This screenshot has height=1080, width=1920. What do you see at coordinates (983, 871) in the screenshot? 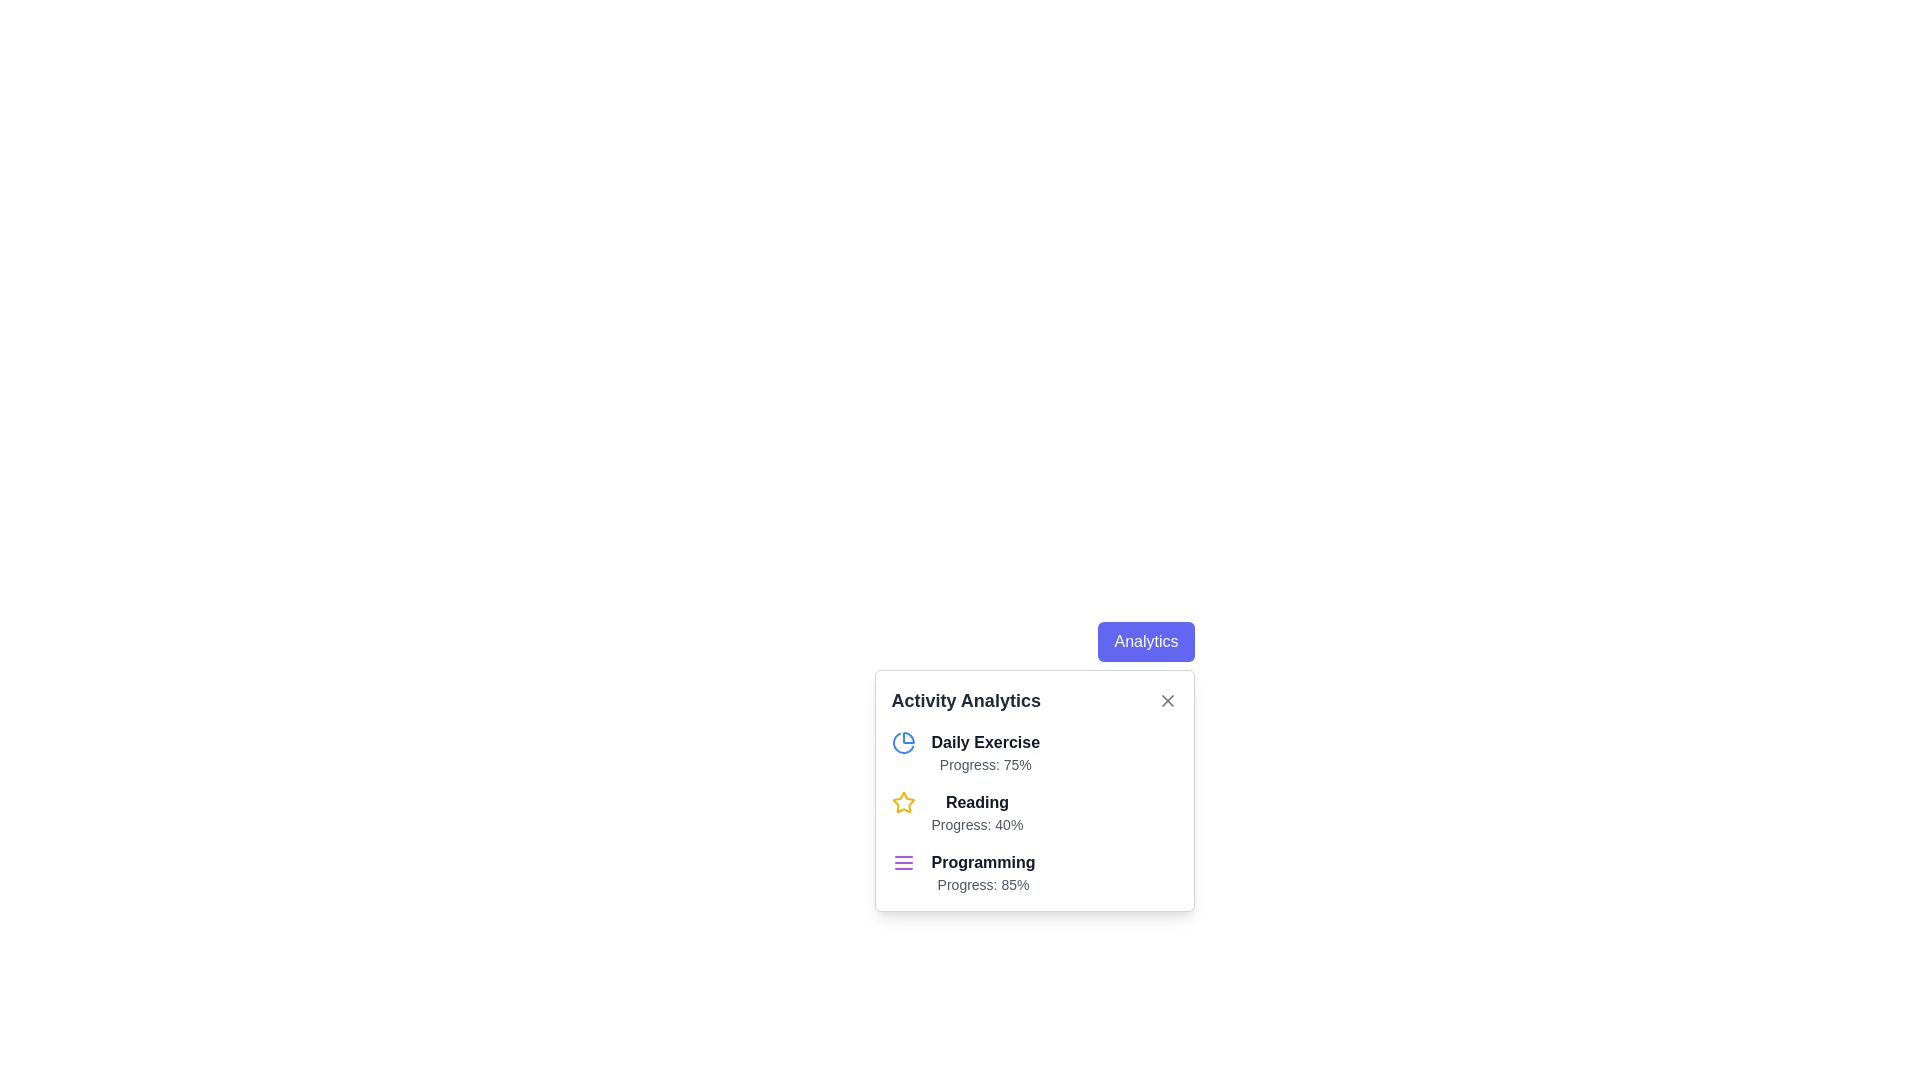
I see `displayed progress percentage (85%) for the activity named 'Programming' located within the lower portion of the 'Activity Analytics' card` at bounding box center [983, 871].